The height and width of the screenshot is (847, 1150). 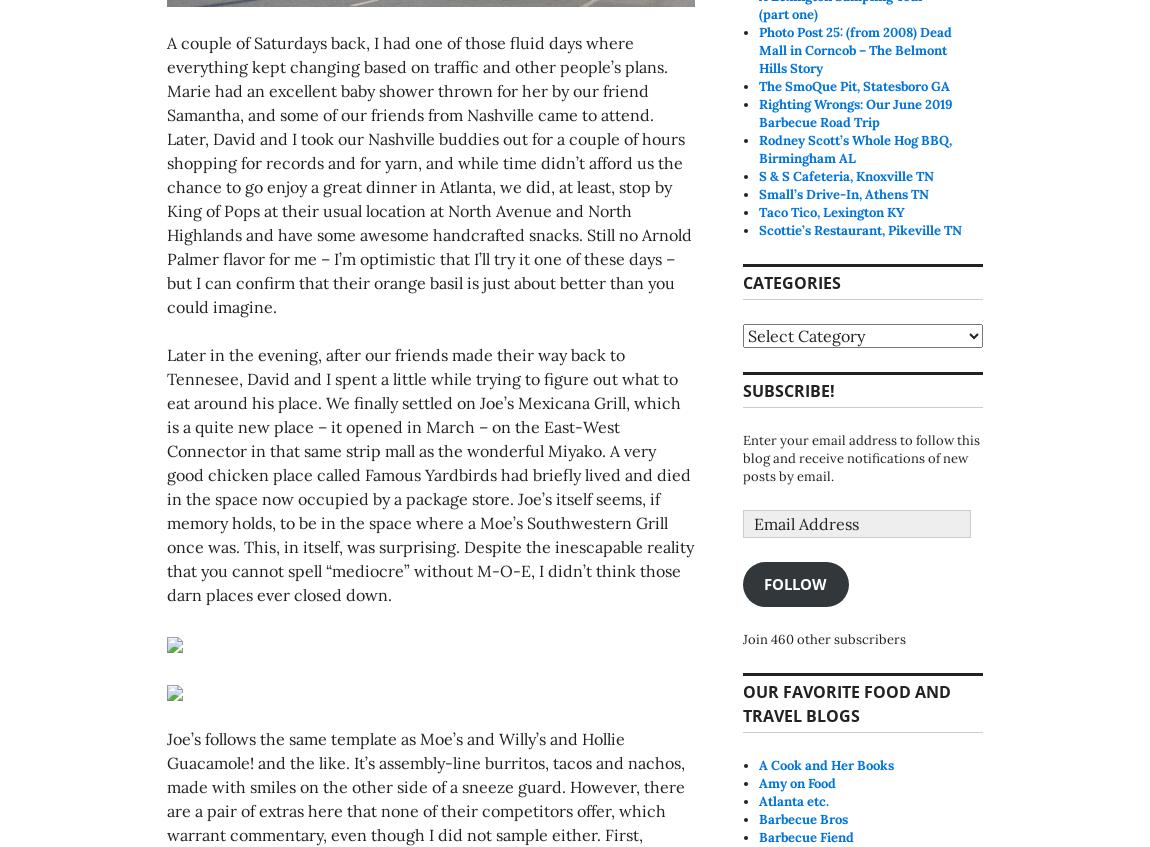 What do you see at coordinates (859, 229) in the screenshot?
I see `'Scottie’s Restaurant, Pikeville TN'` at bounding box center [859, 229].